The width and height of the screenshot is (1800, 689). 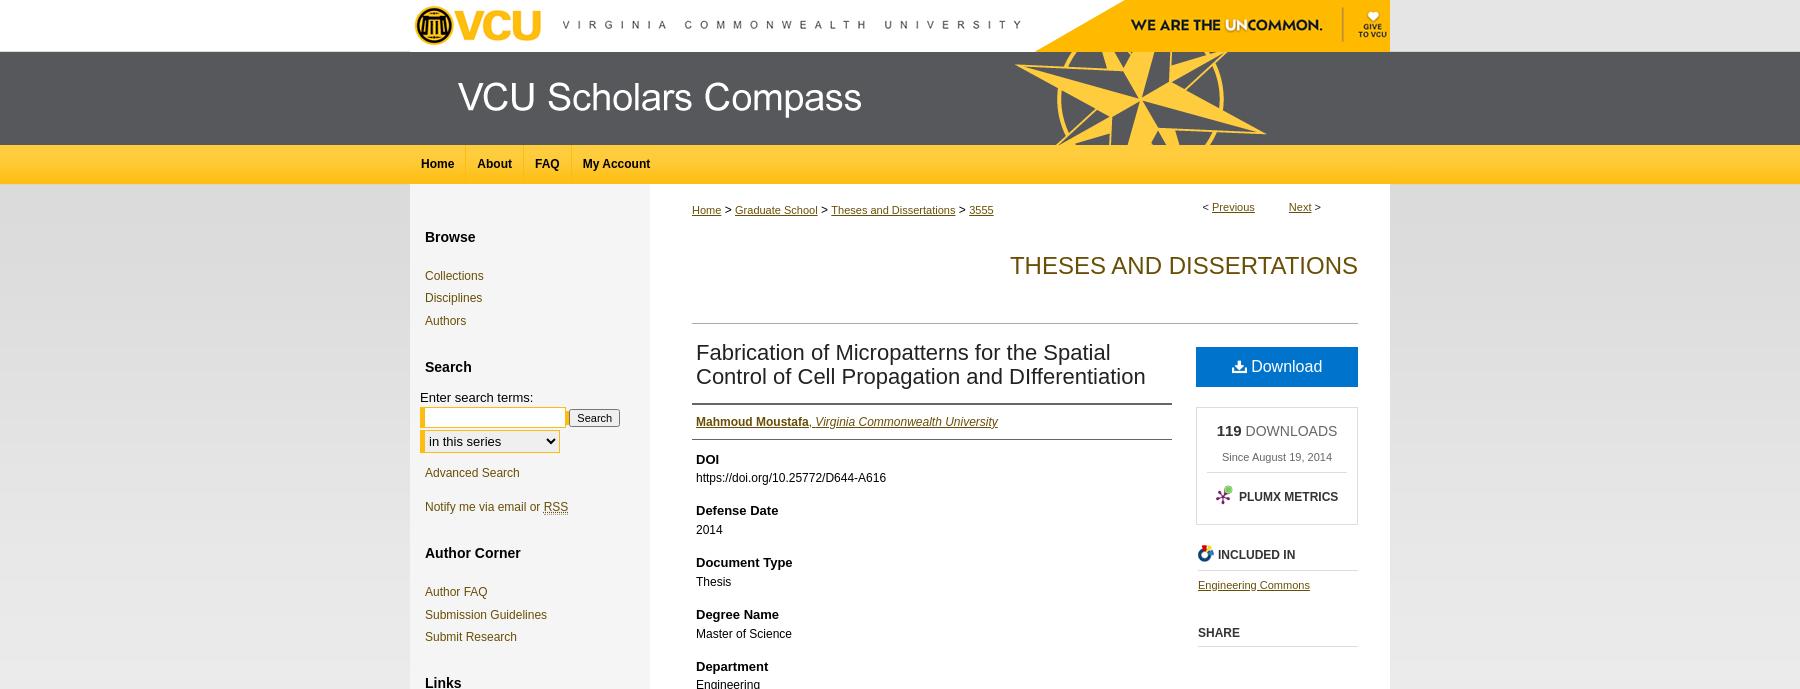 I want to click on 'Author Corner', so click(x=471, y=551).